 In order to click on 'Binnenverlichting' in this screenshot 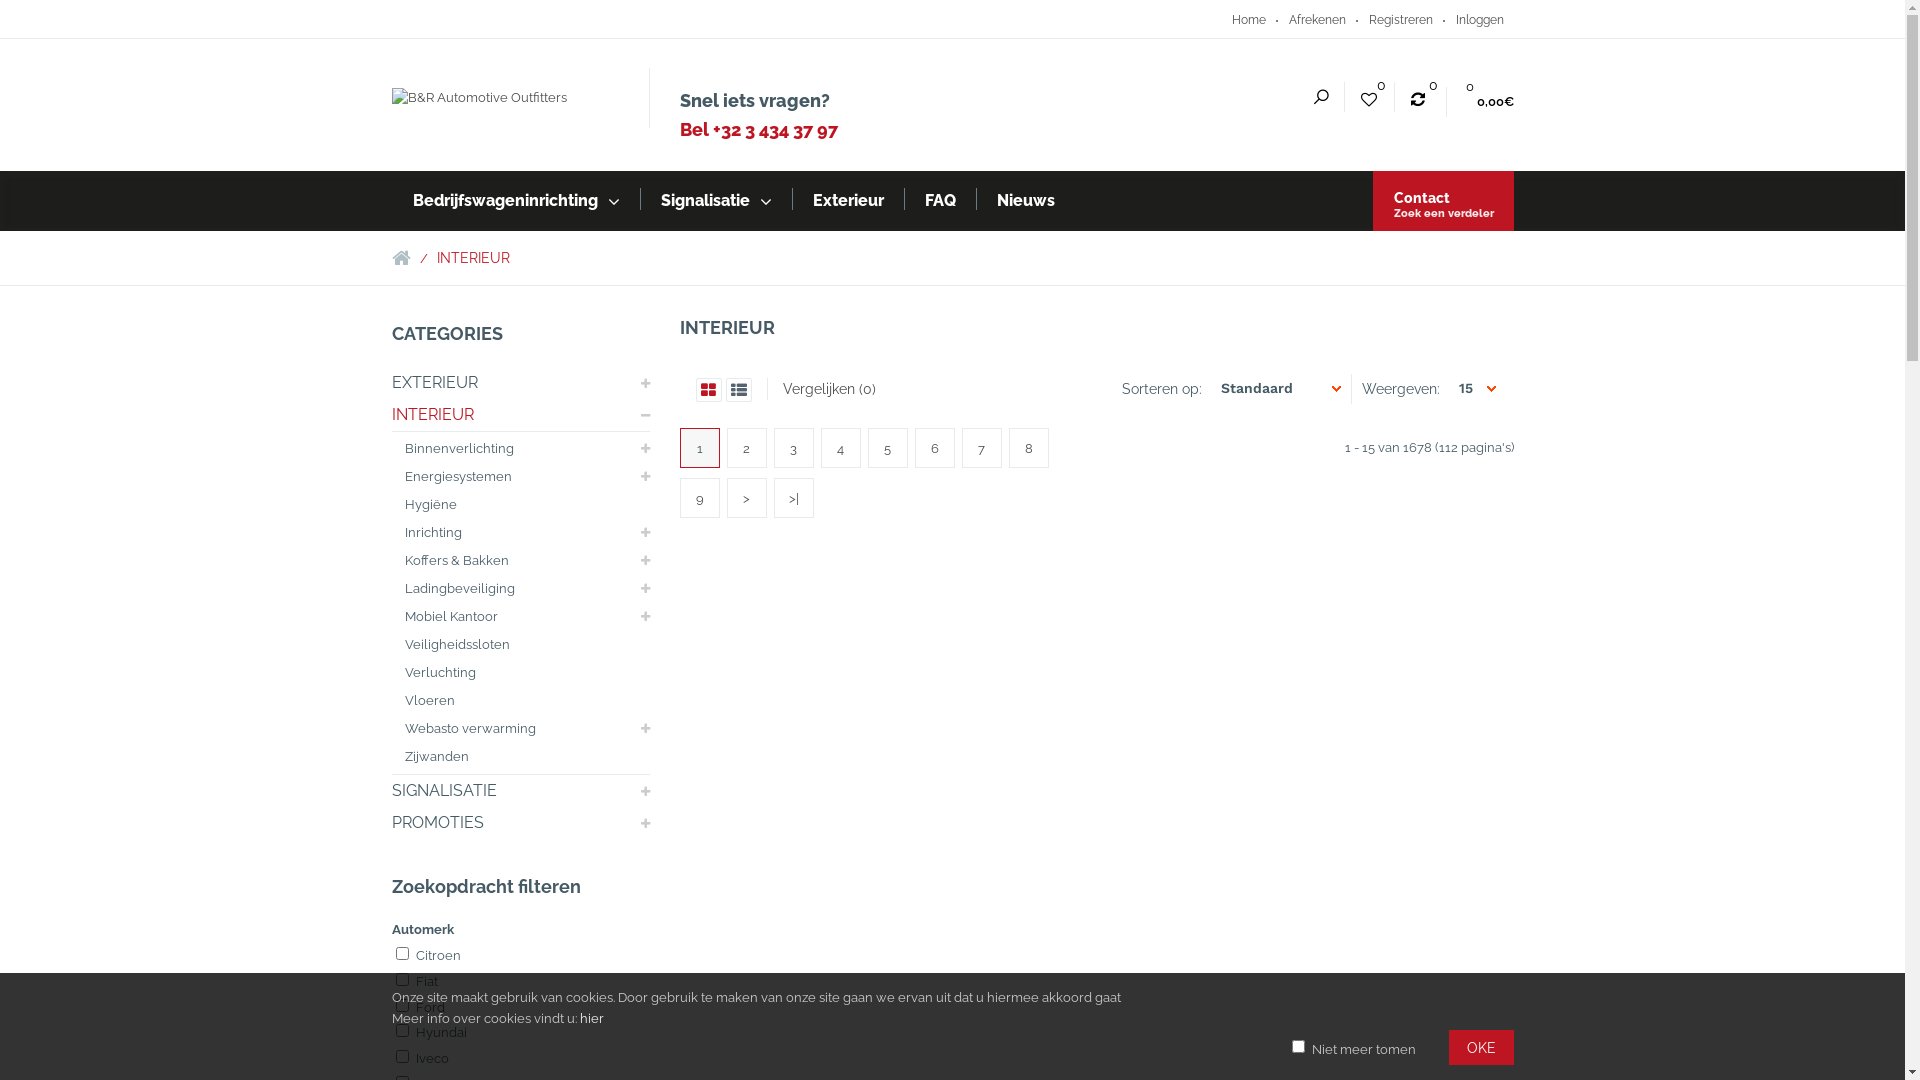, I will do `click(457, 447)`.